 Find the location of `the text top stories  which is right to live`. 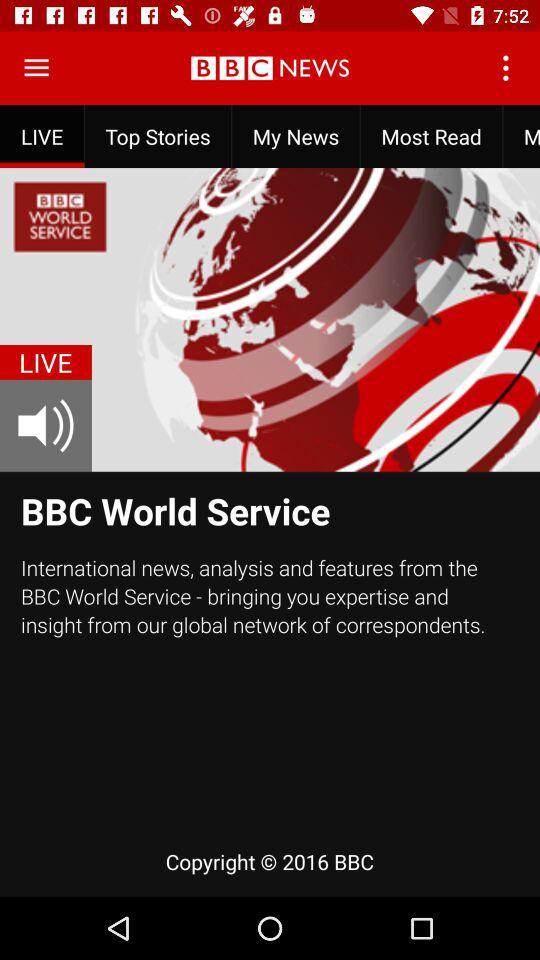

the text top stories  which is right to live is located at coordinates (157, 135).